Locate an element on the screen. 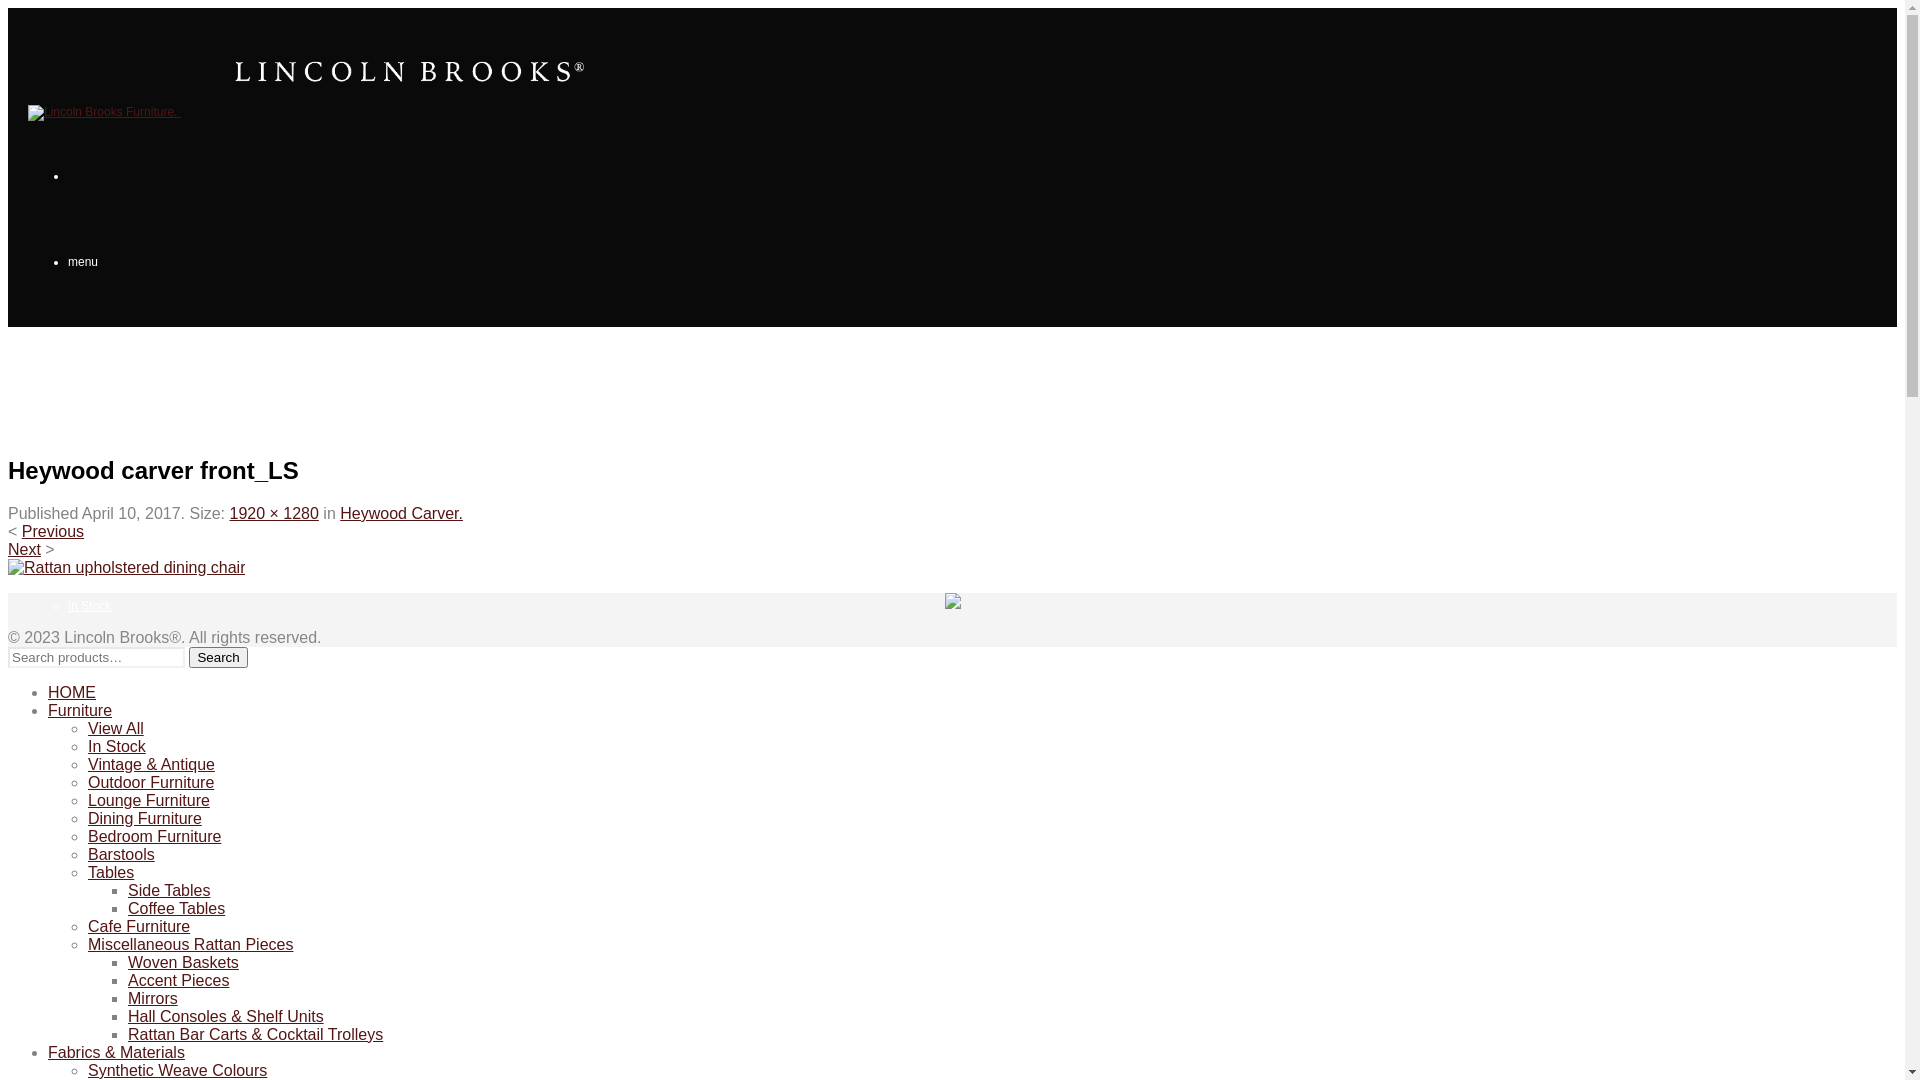 The image size is (1920, 1080). 'View All' is located at coordinates (114, 728).